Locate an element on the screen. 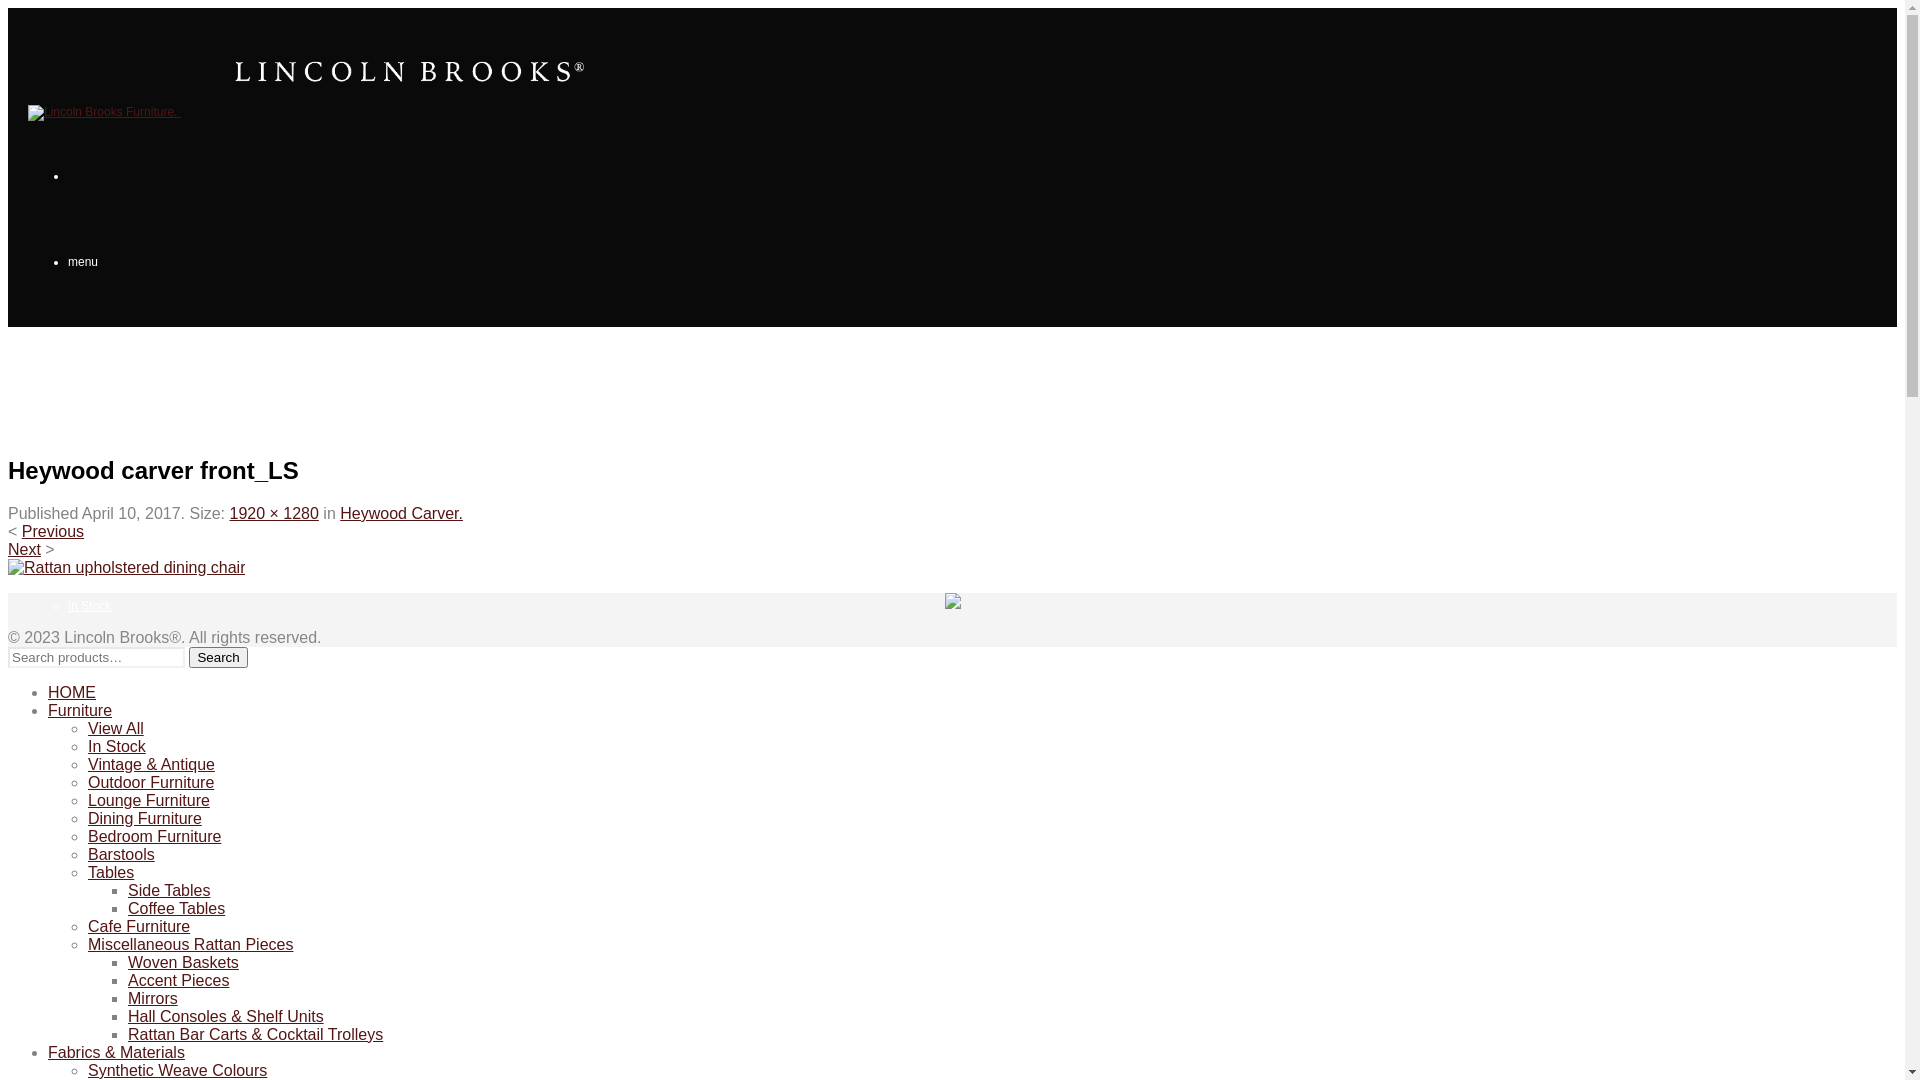 The image size is (1920, 1080). 'View All' is located at coordinates (114, 728).